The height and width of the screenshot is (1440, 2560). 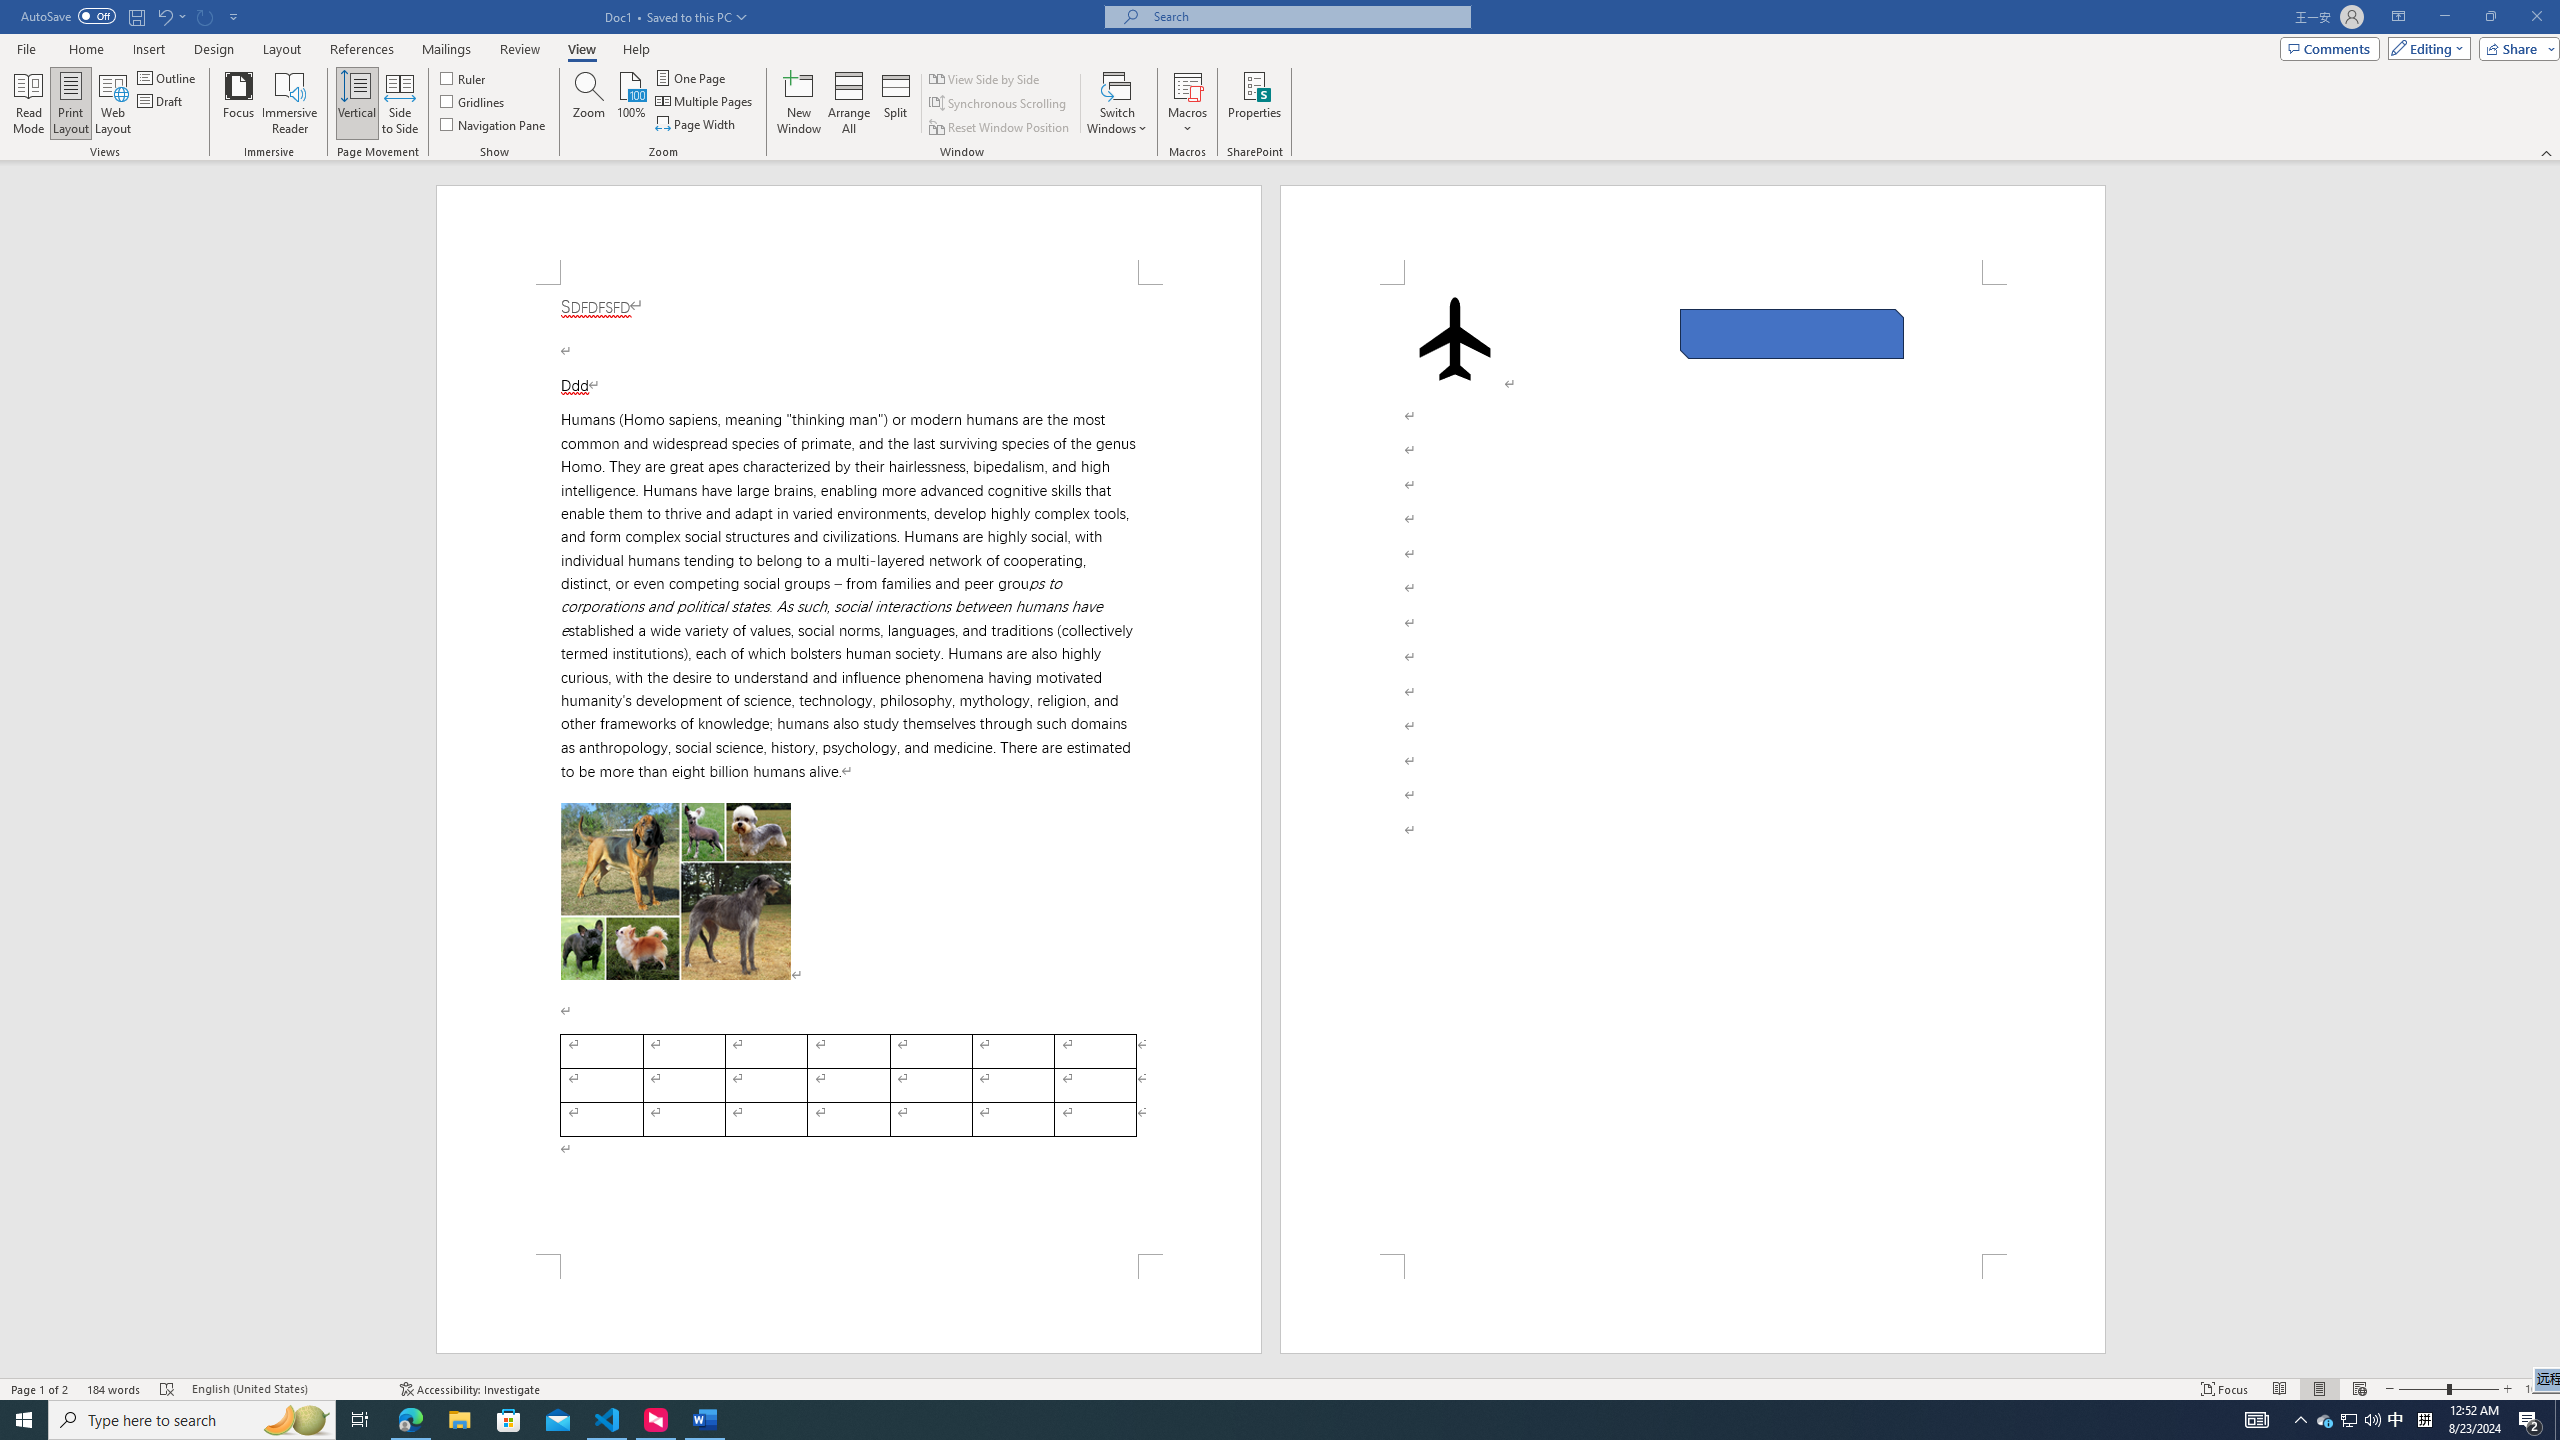 What do you see at coordinates (2530, 1418) in the screenshot?
I see `'Action Center, 2 new notifications'` at bounding box center [2530, 1418].